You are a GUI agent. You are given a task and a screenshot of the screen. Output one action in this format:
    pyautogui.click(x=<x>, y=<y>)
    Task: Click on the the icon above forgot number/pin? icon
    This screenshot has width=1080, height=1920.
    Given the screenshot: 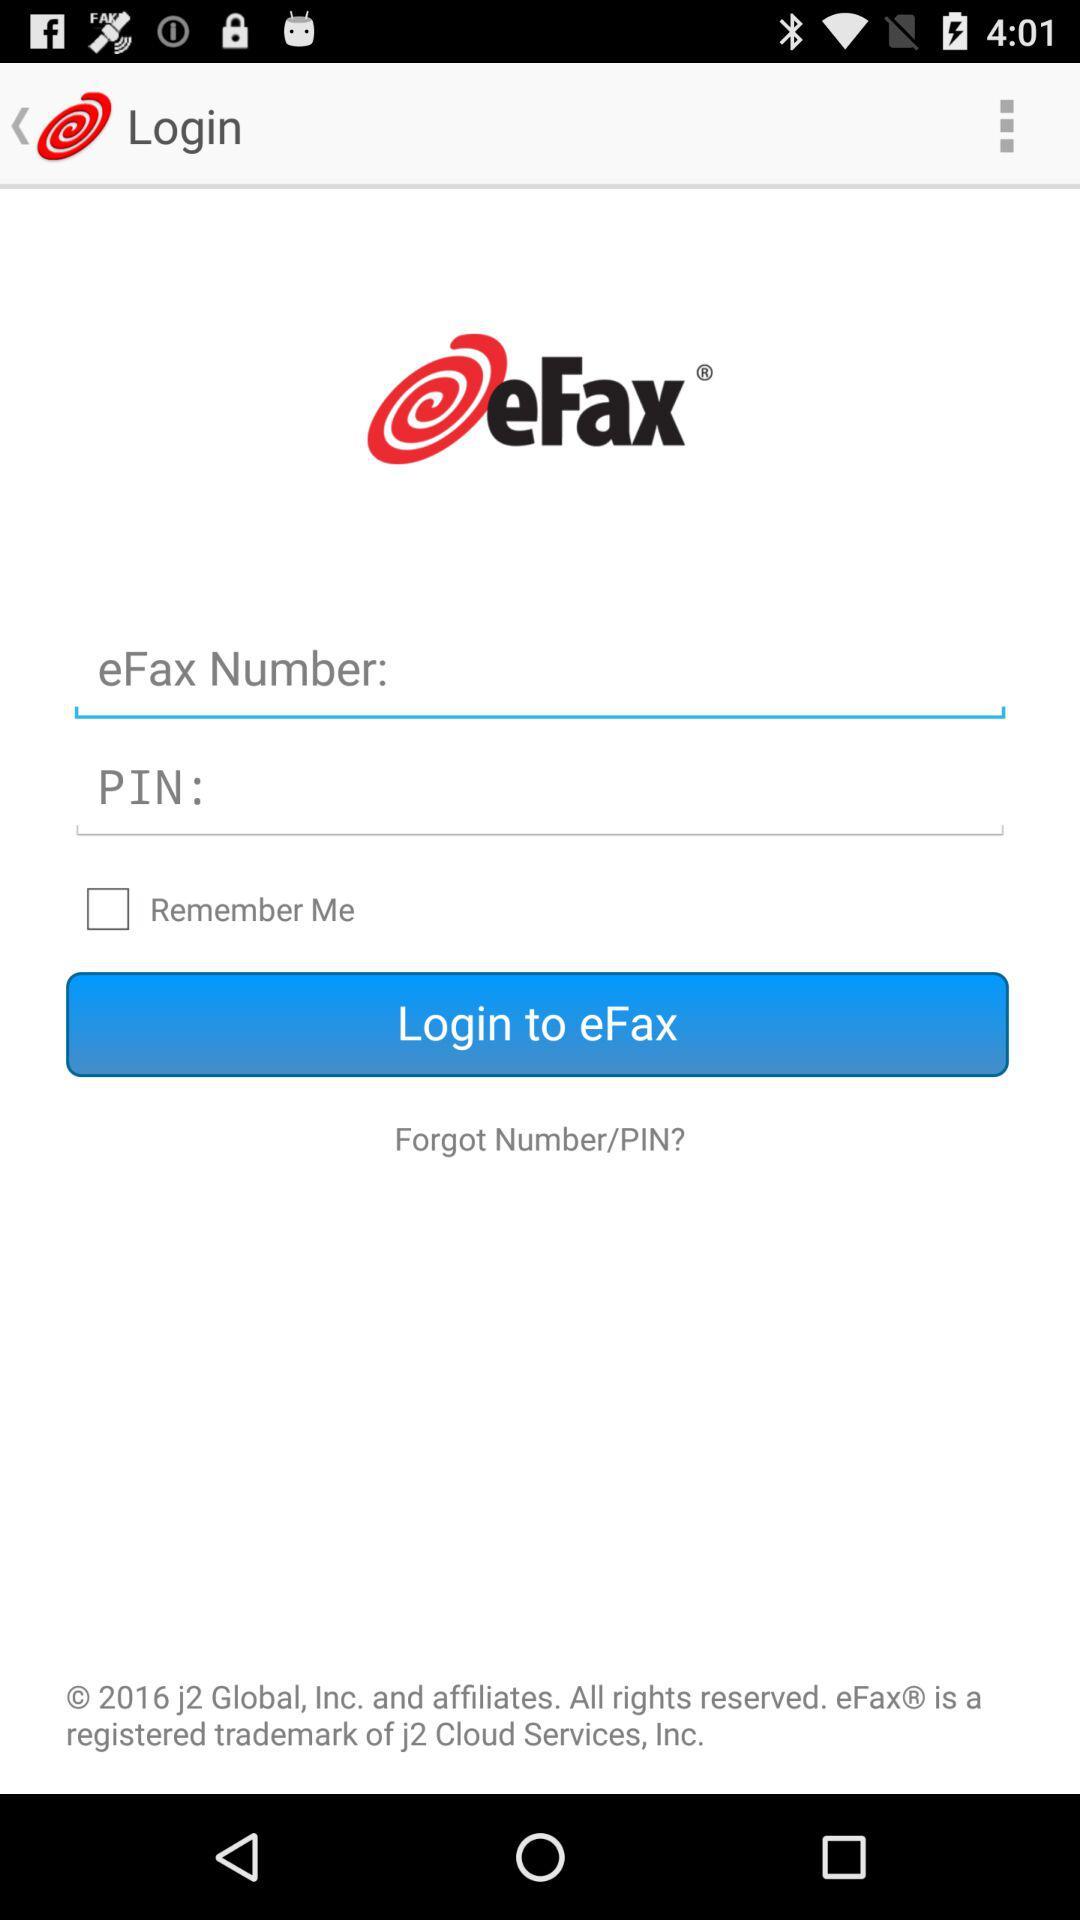 What is the action you would take?
    pyautogui.click(x=536, y=1024)
    